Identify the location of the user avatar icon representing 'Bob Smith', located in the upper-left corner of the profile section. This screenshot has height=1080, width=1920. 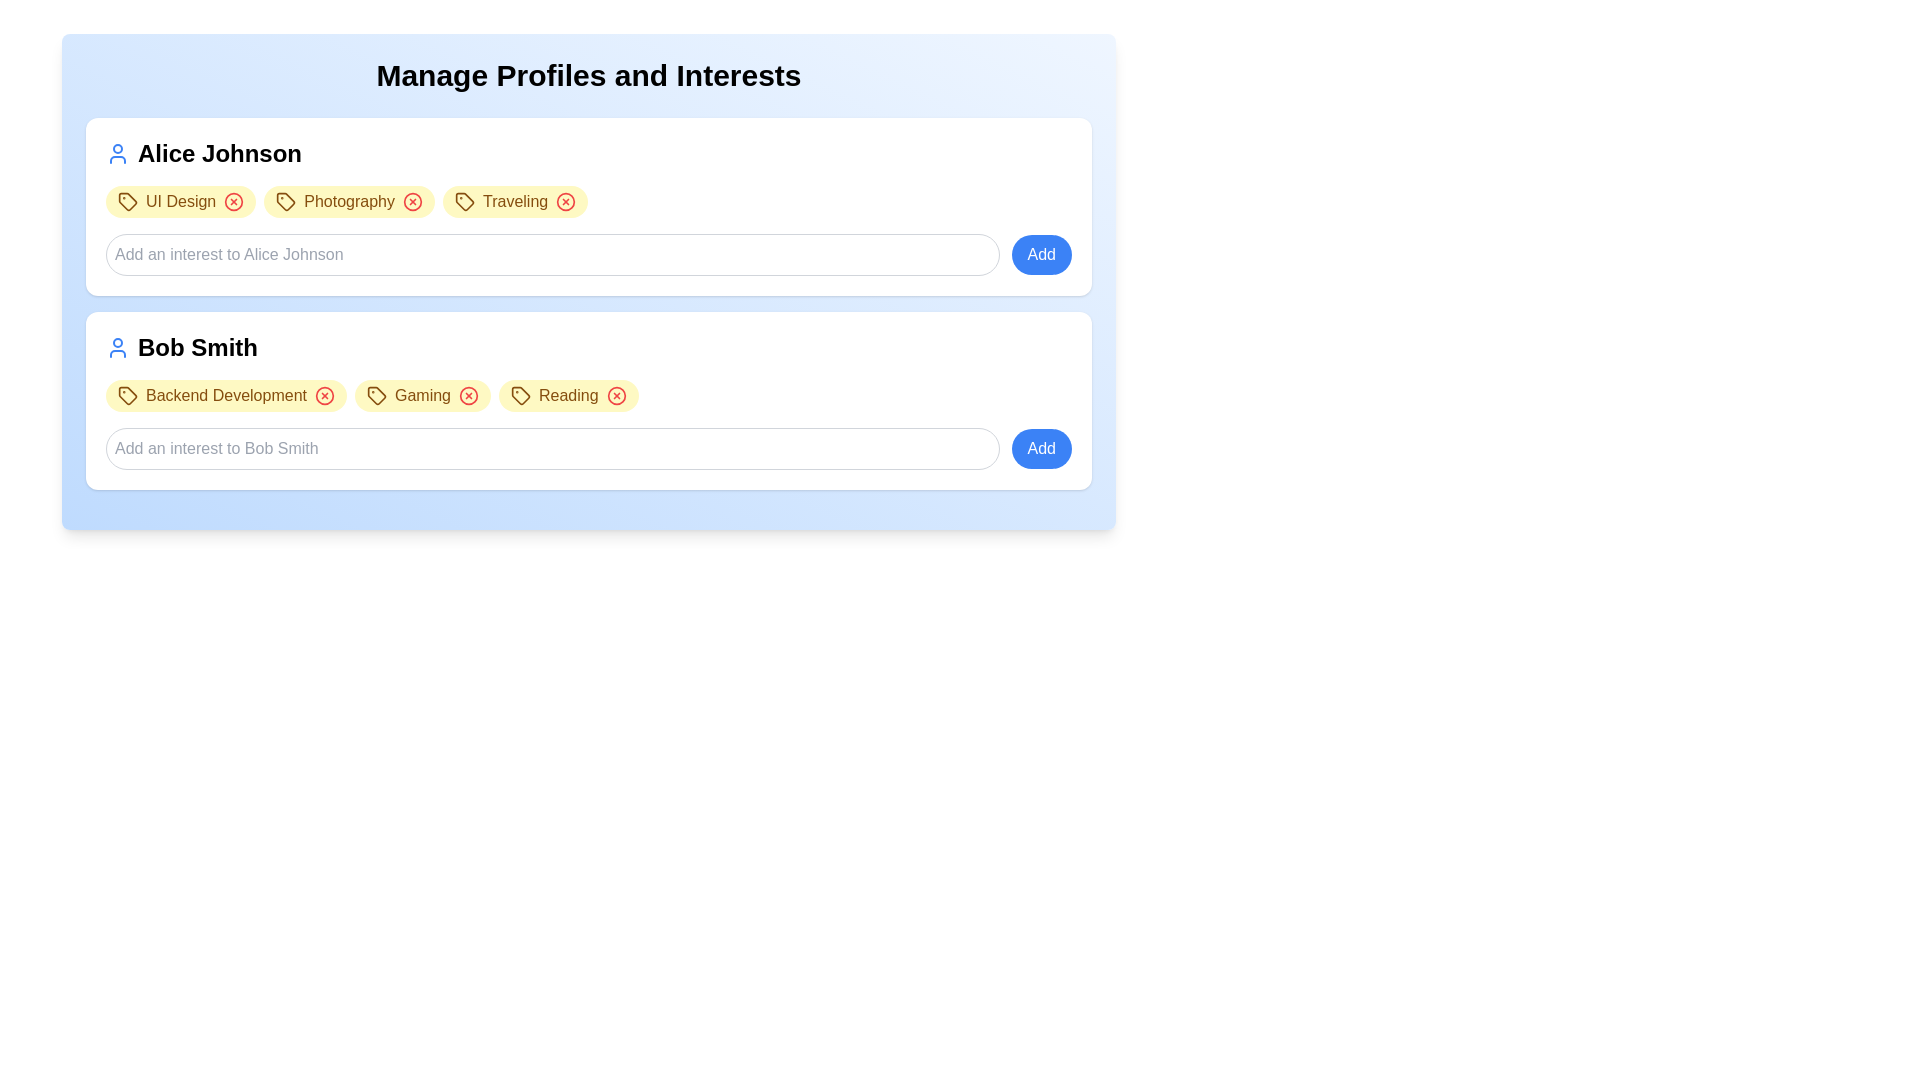
(117, 346).